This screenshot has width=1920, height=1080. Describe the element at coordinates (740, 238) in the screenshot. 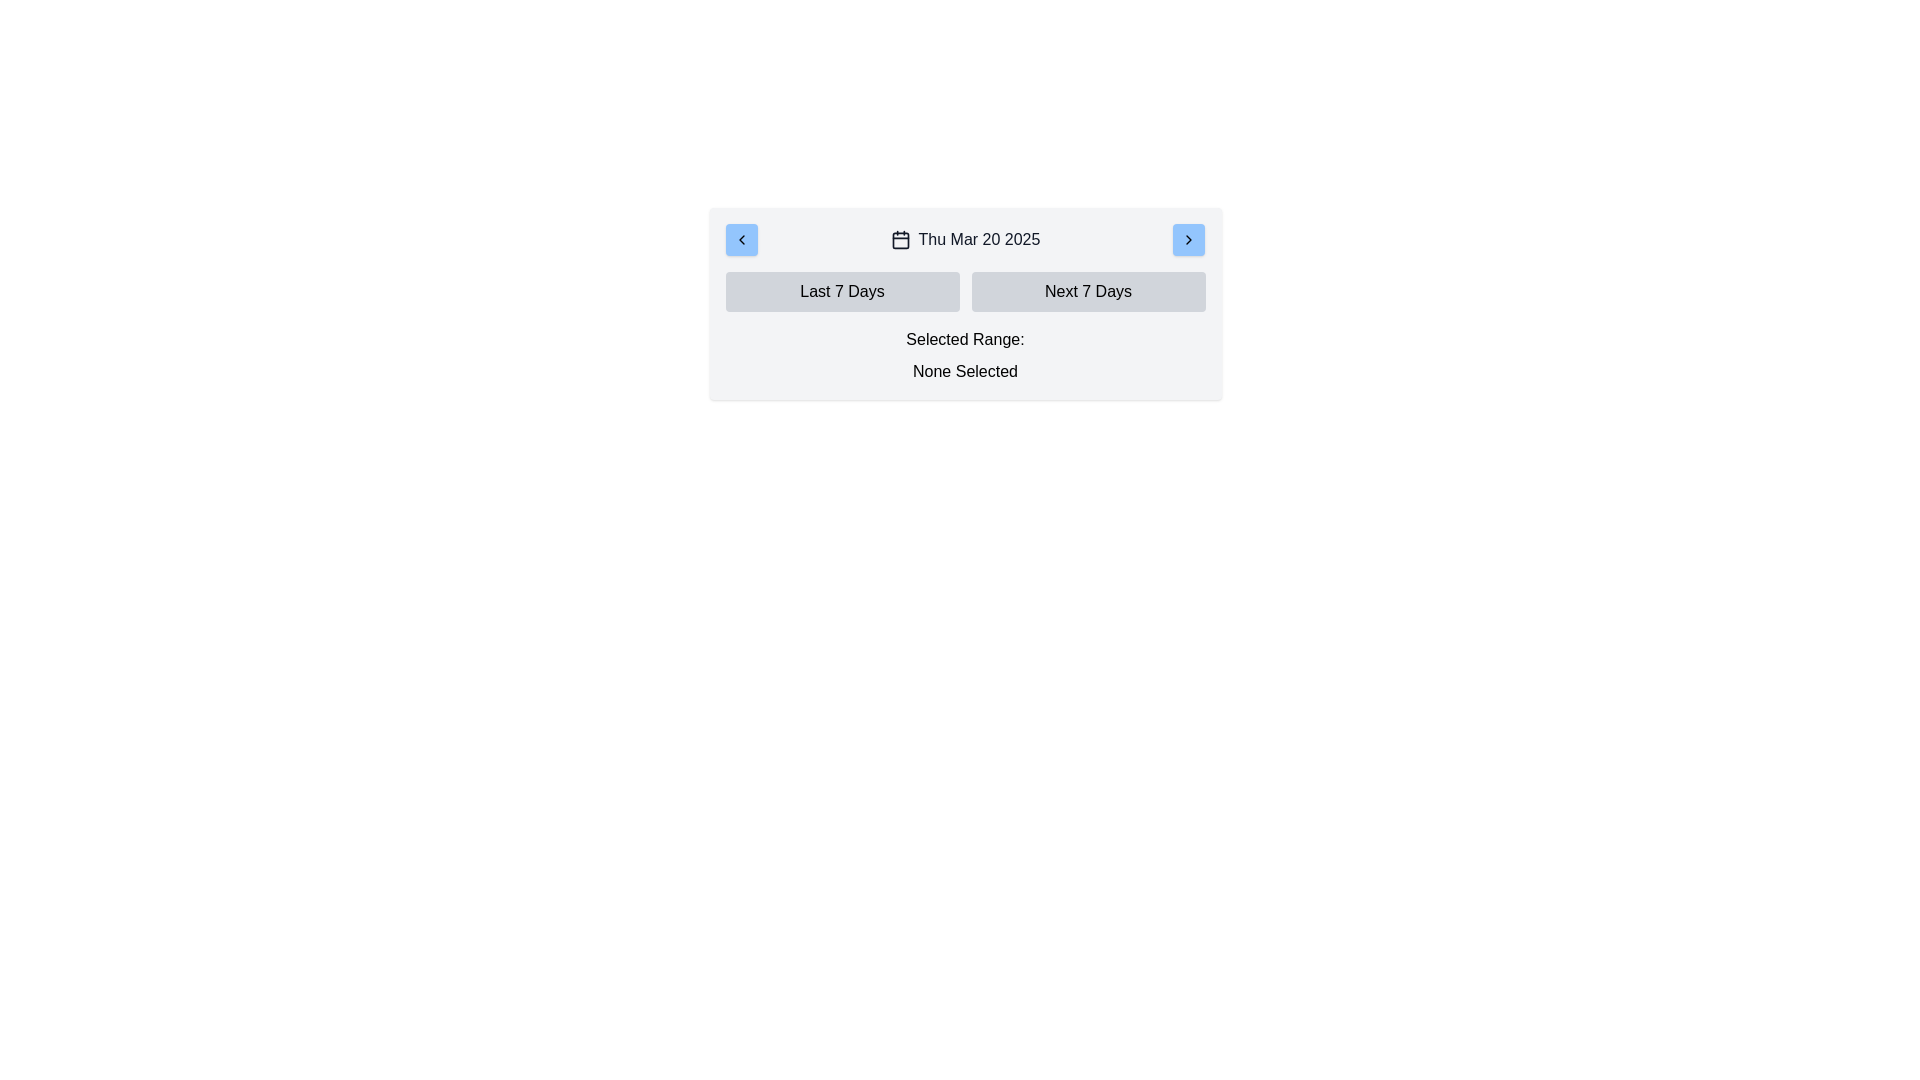

I see `the button located on the far left of the horizontal bar that displays 'Thu Mar 20 2025'` at that location.